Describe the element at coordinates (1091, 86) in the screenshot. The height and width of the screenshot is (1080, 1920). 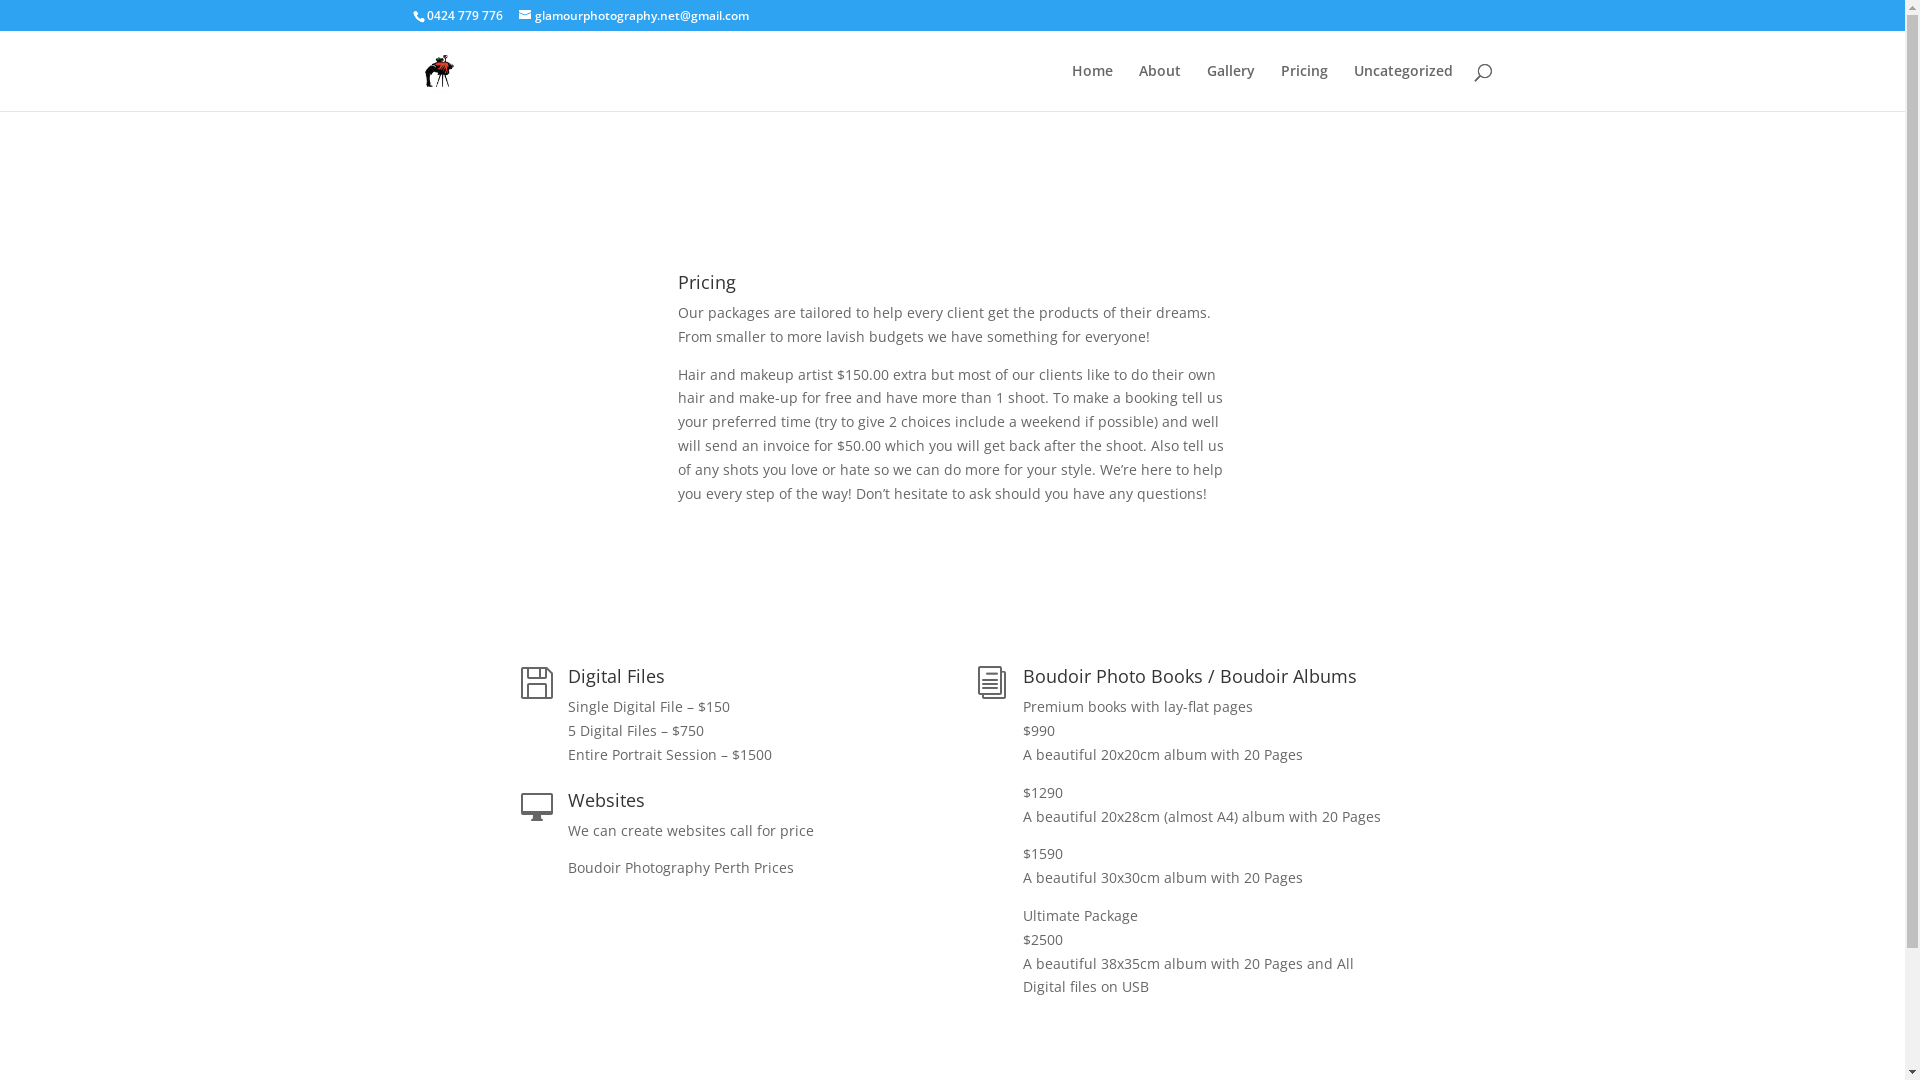
I see `'Home'` at that location.